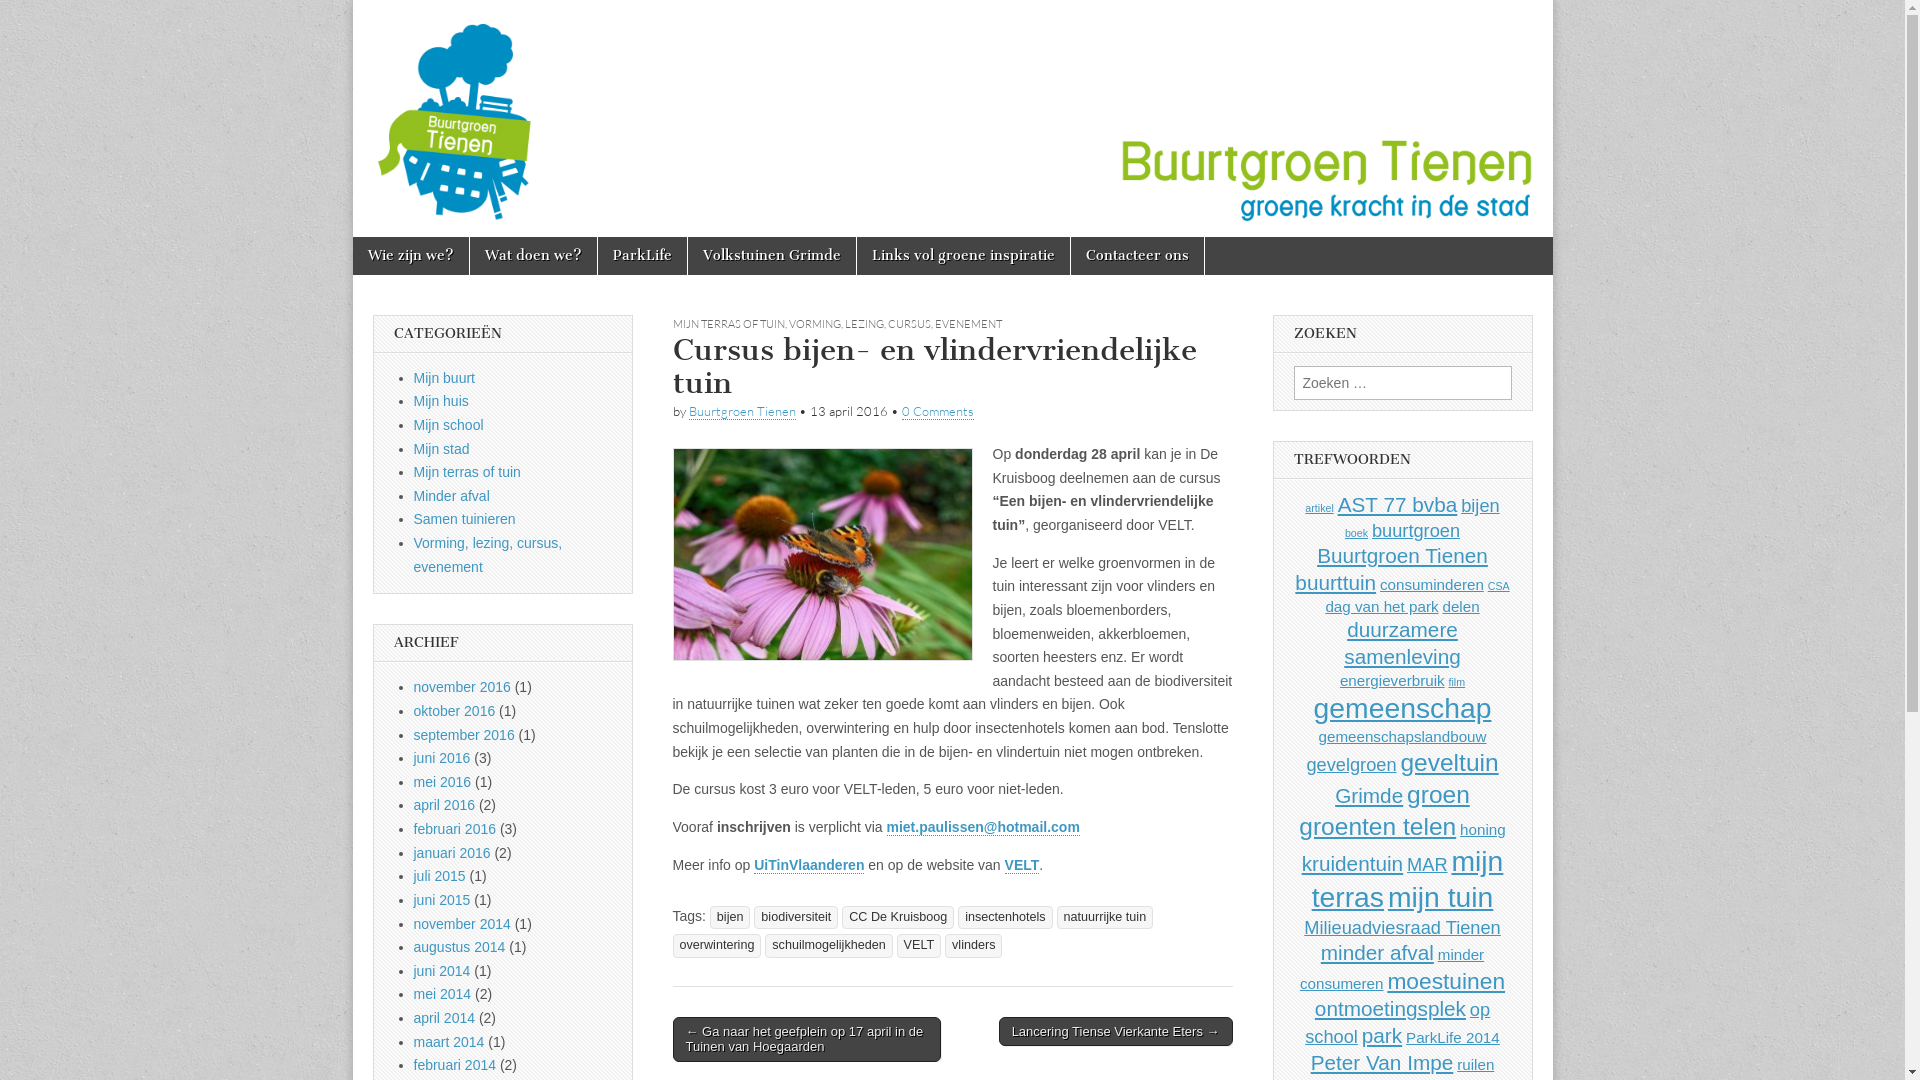  Describe the element at coordinates (461, 685) in the screenshot. I see `'november 2016'` at that location.